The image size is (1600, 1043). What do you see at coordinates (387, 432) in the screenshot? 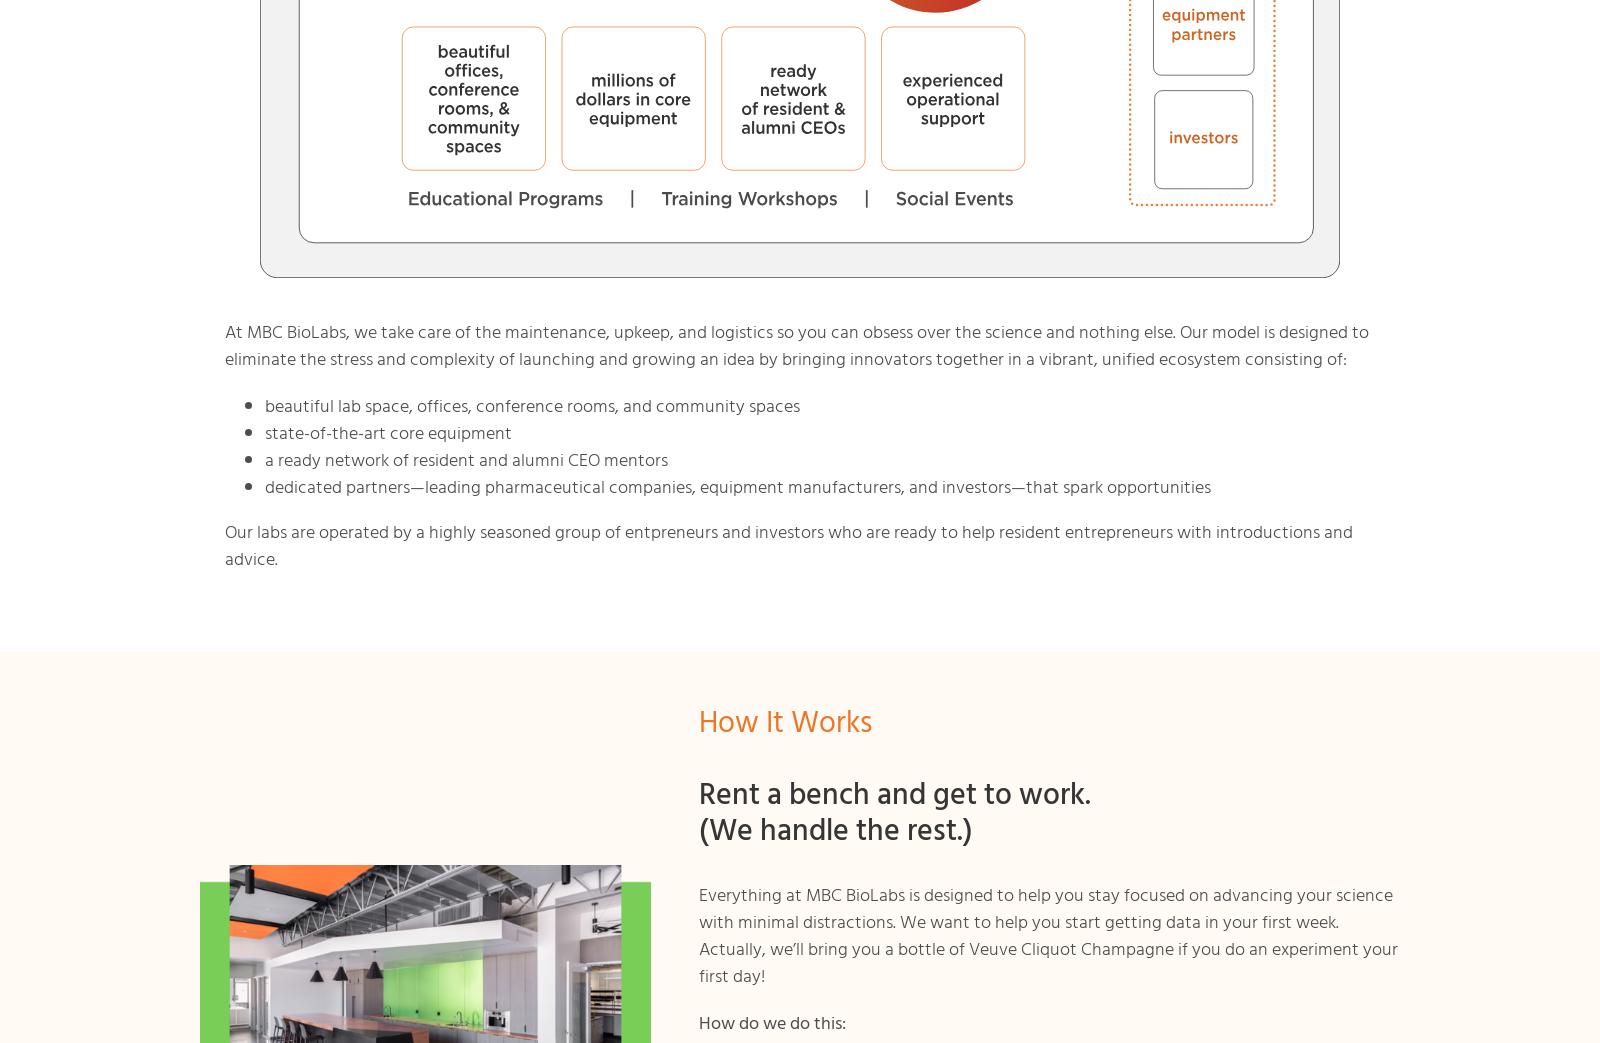
I see `'state-of-the-art core equipment'` at bounding box center [387, 432].